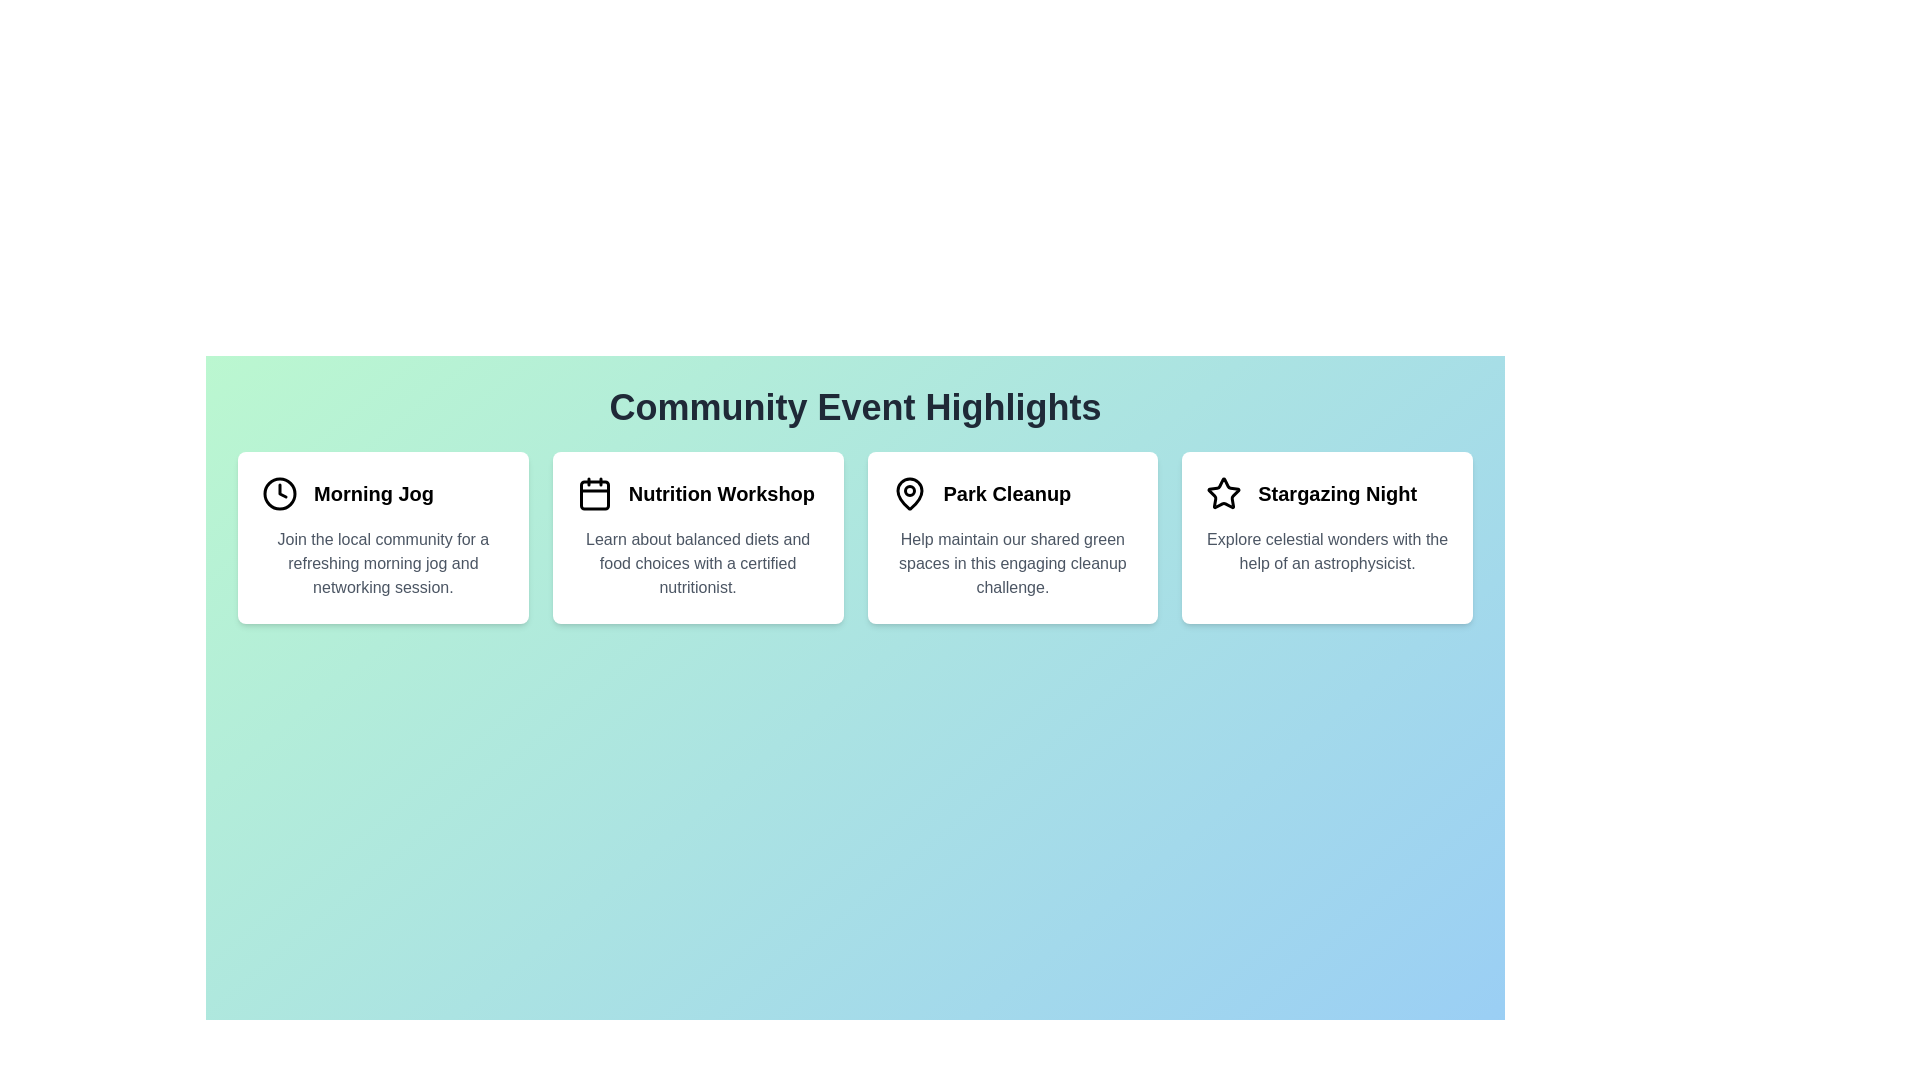 Image resolution: width=1920 pixels, height=1080 pixels. What do you see at coordinates (383, 563) in the screenshot?
I see `the descriptive text block with gray font color that reads 'Join the local community for a refreshing morning jog and networking session.' located beneath the 'Morning Jog' title` at bounding box center [383, 563].